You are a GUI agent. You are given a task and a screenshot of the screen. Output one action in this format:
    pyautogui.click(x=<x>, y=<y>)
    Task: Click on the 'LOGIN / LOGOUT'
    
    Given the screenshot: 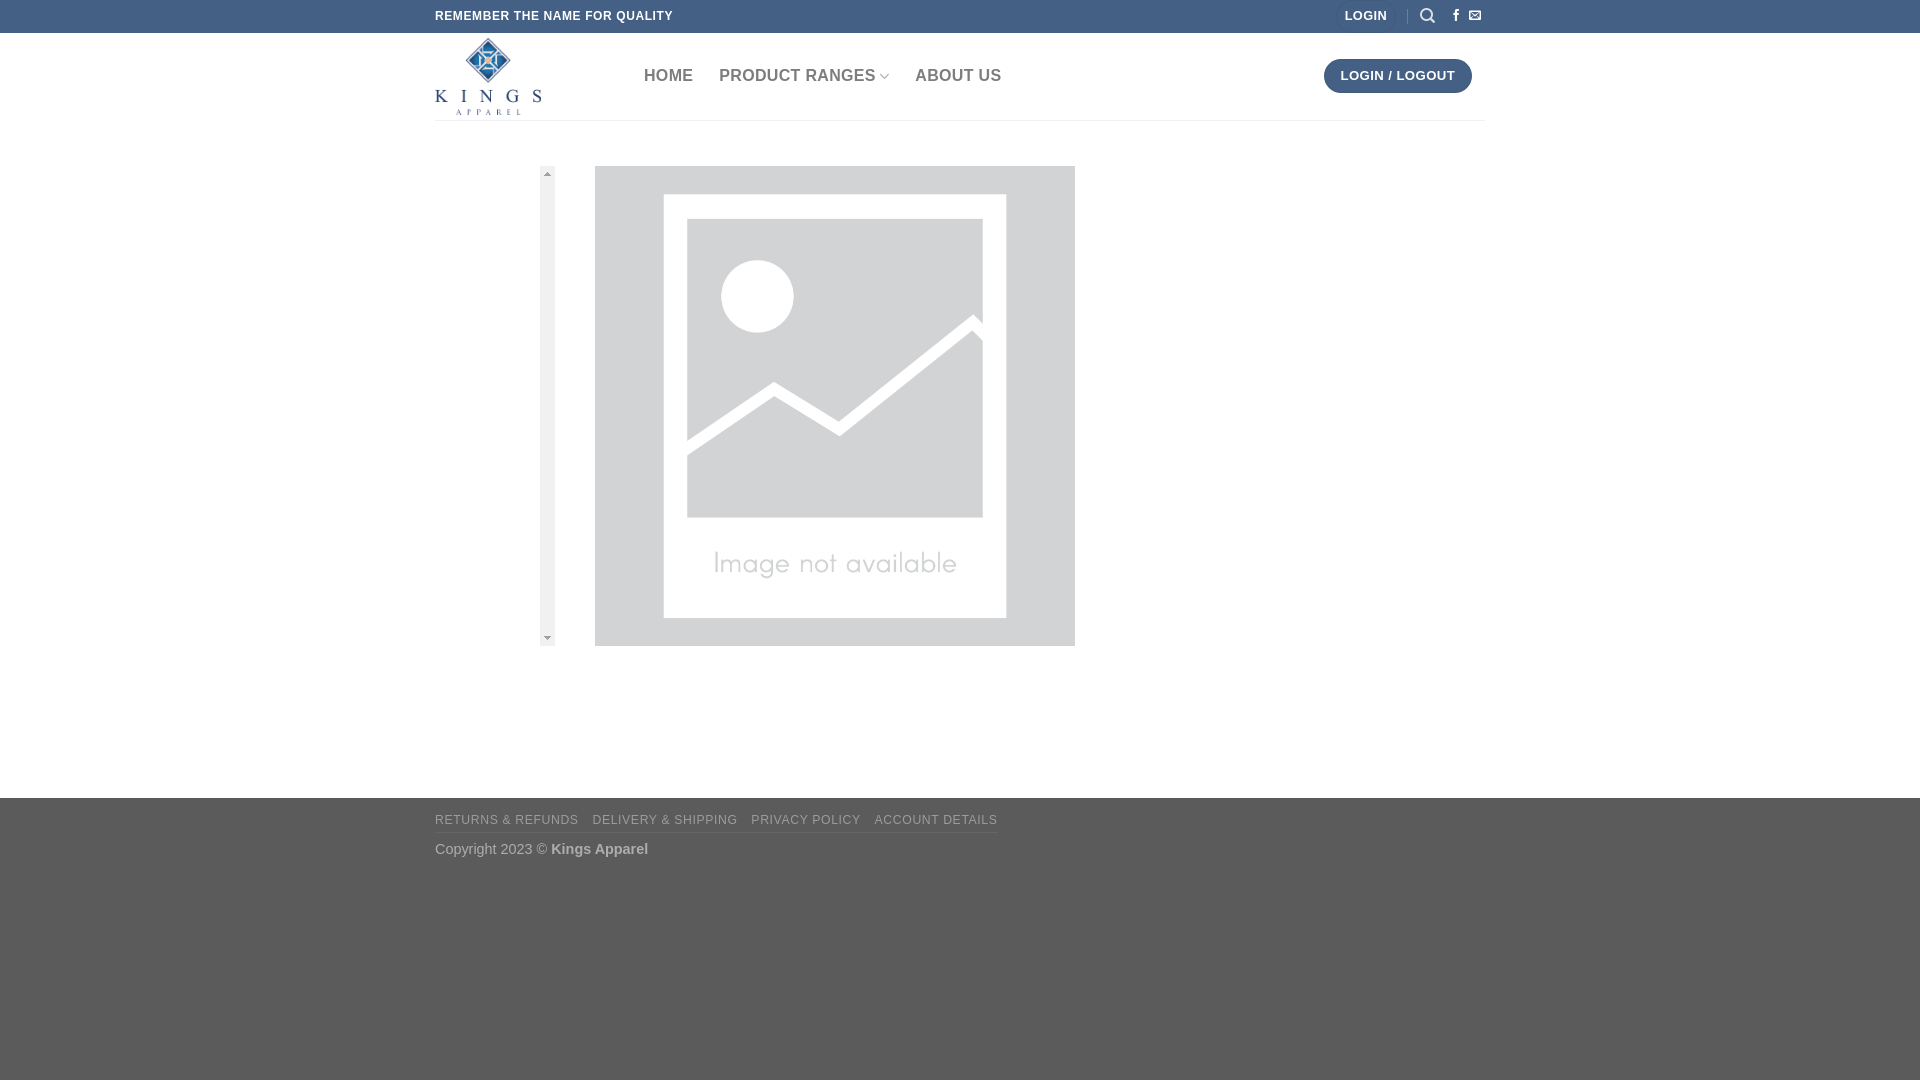 What is the action you would take?
    pyautogui.click(x=1324, y=75)
    